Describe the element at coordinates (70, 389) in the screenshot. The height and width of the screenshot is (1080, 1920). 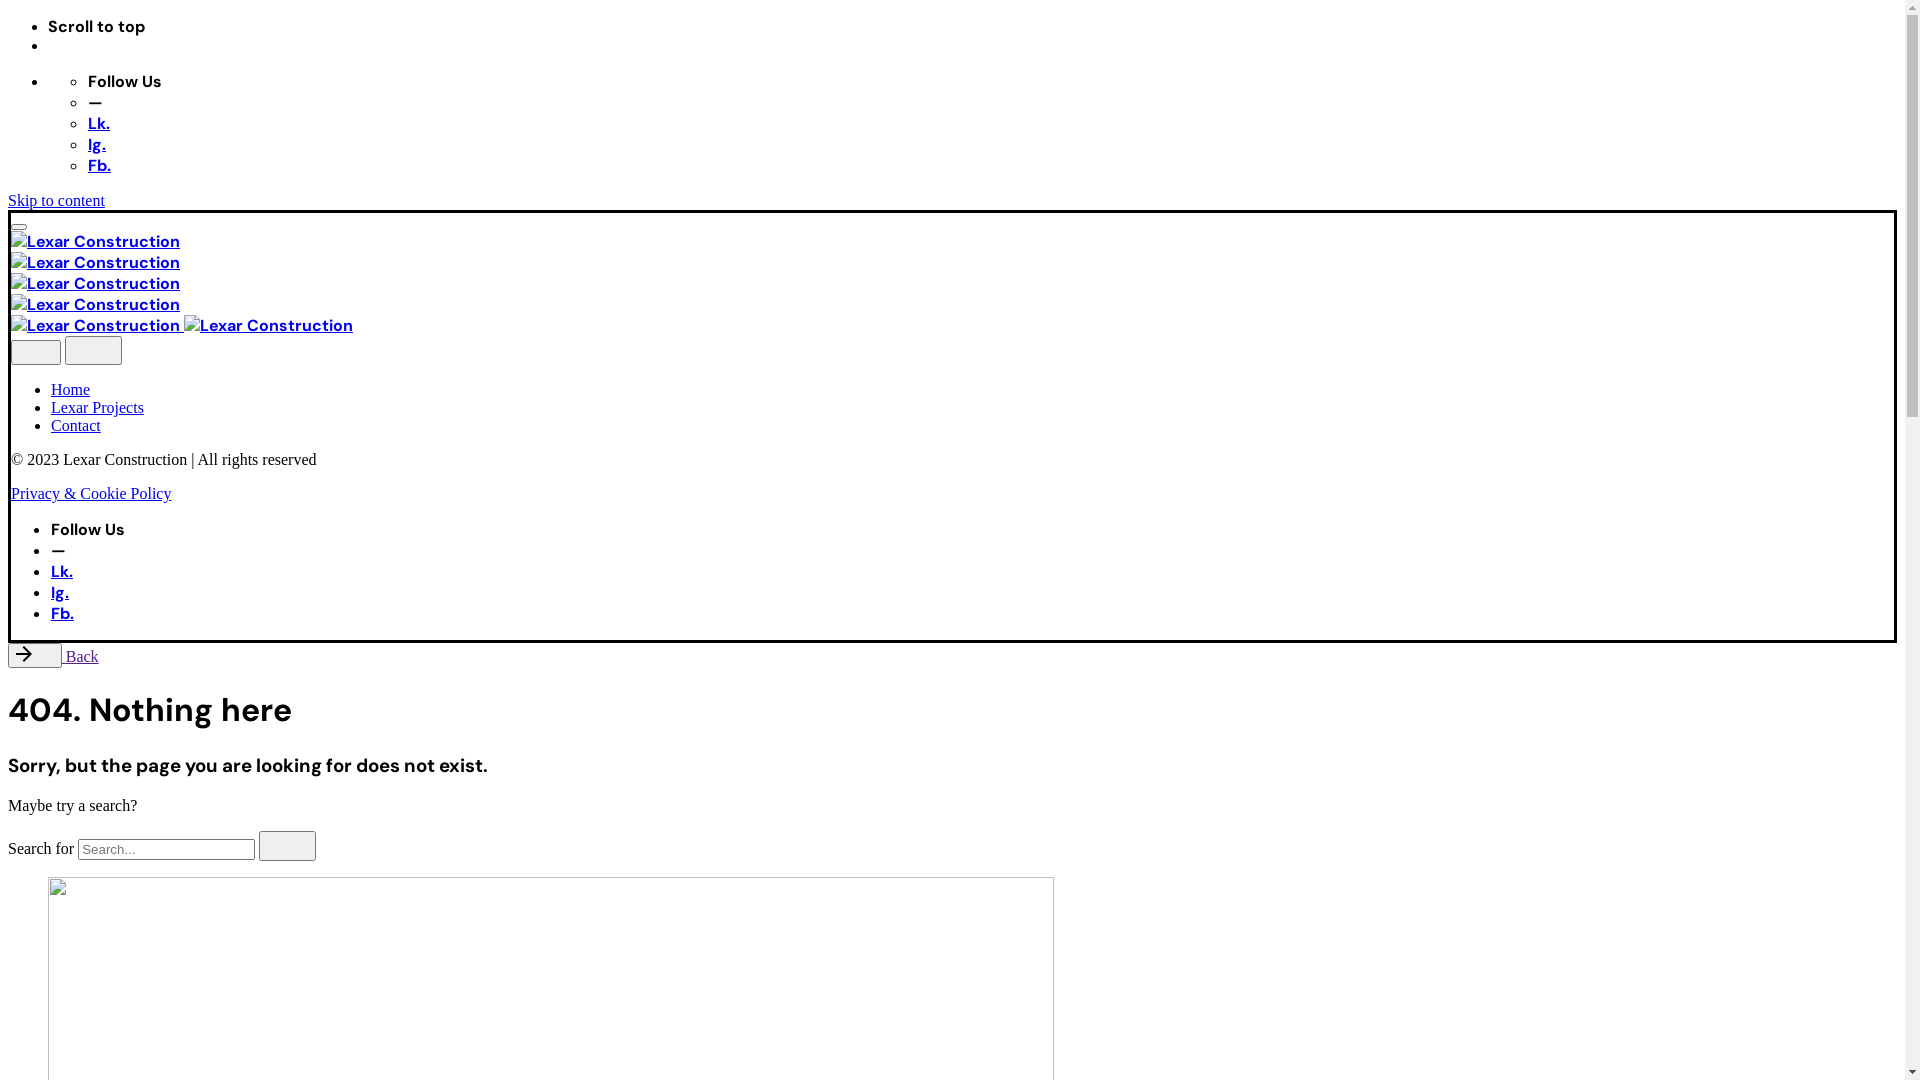
I see `'Home'` at that location.